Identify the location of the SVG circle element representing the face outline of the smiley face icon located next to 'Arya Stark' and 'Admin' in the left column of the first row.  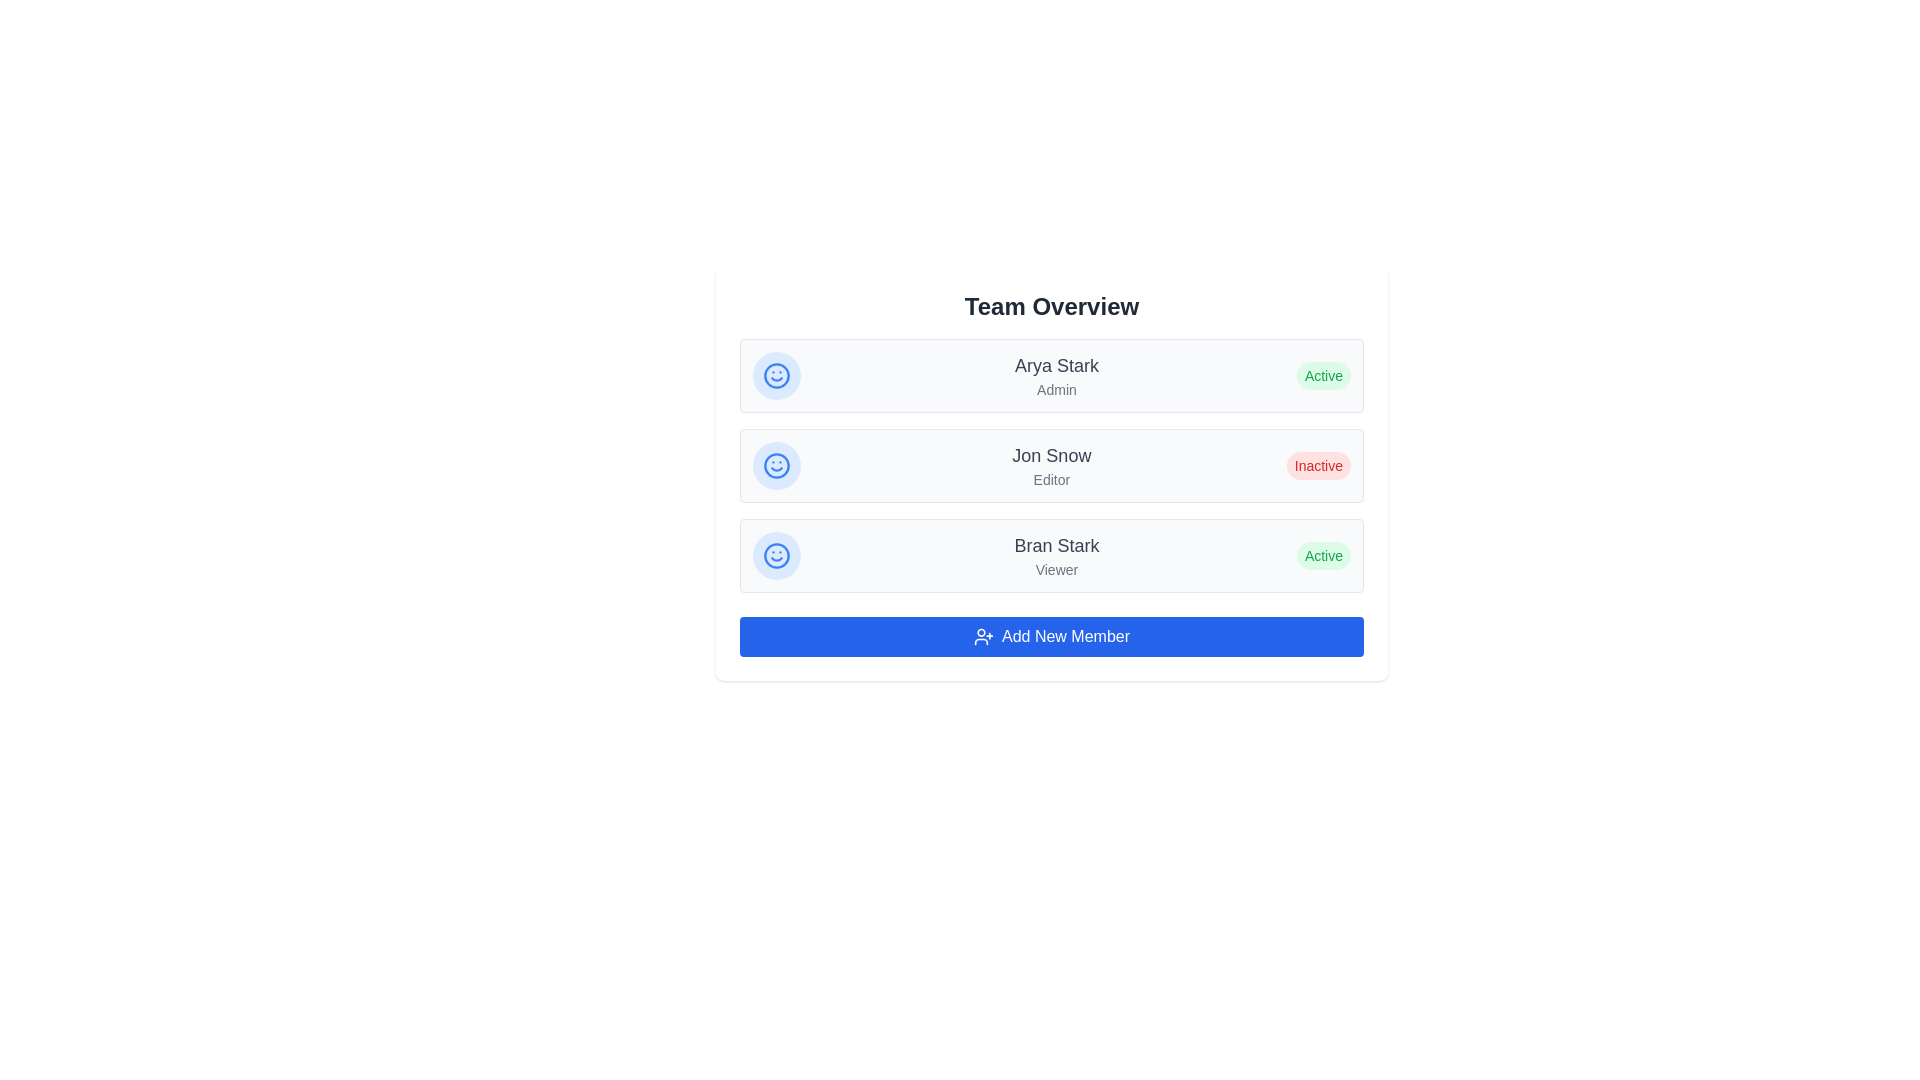
(776, 375).